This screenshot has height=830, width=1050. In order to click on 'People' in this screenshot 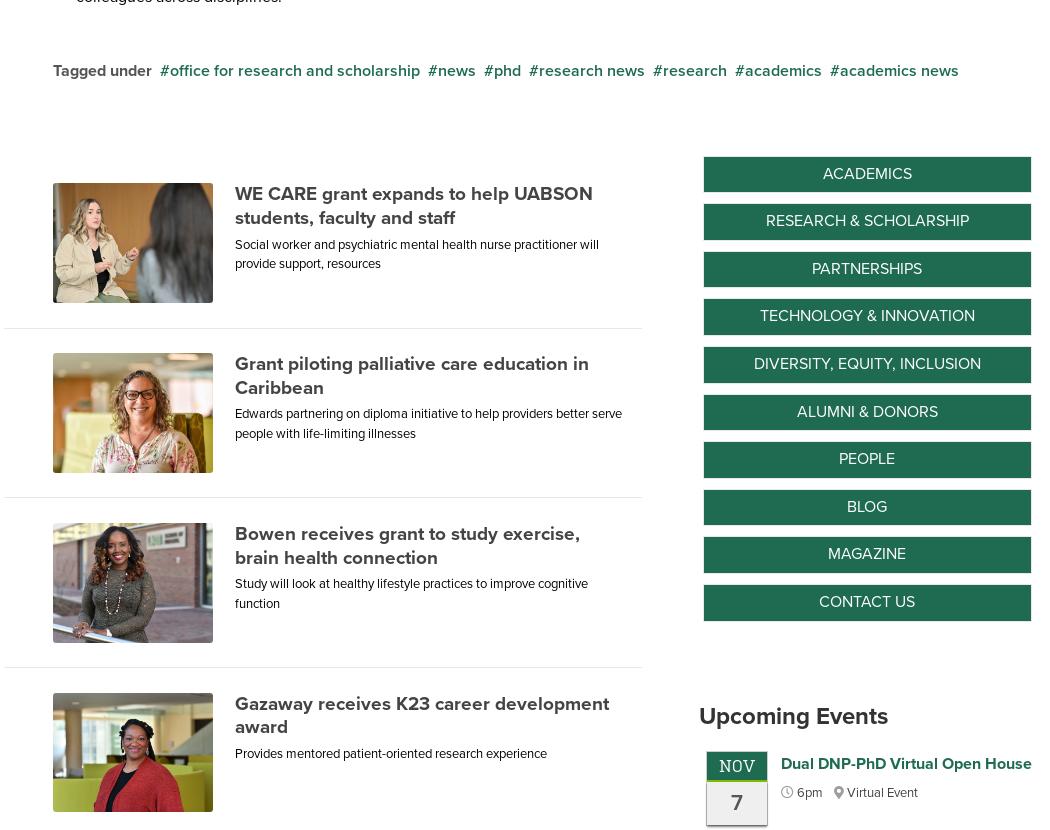, I will do `click(865, 457)`.